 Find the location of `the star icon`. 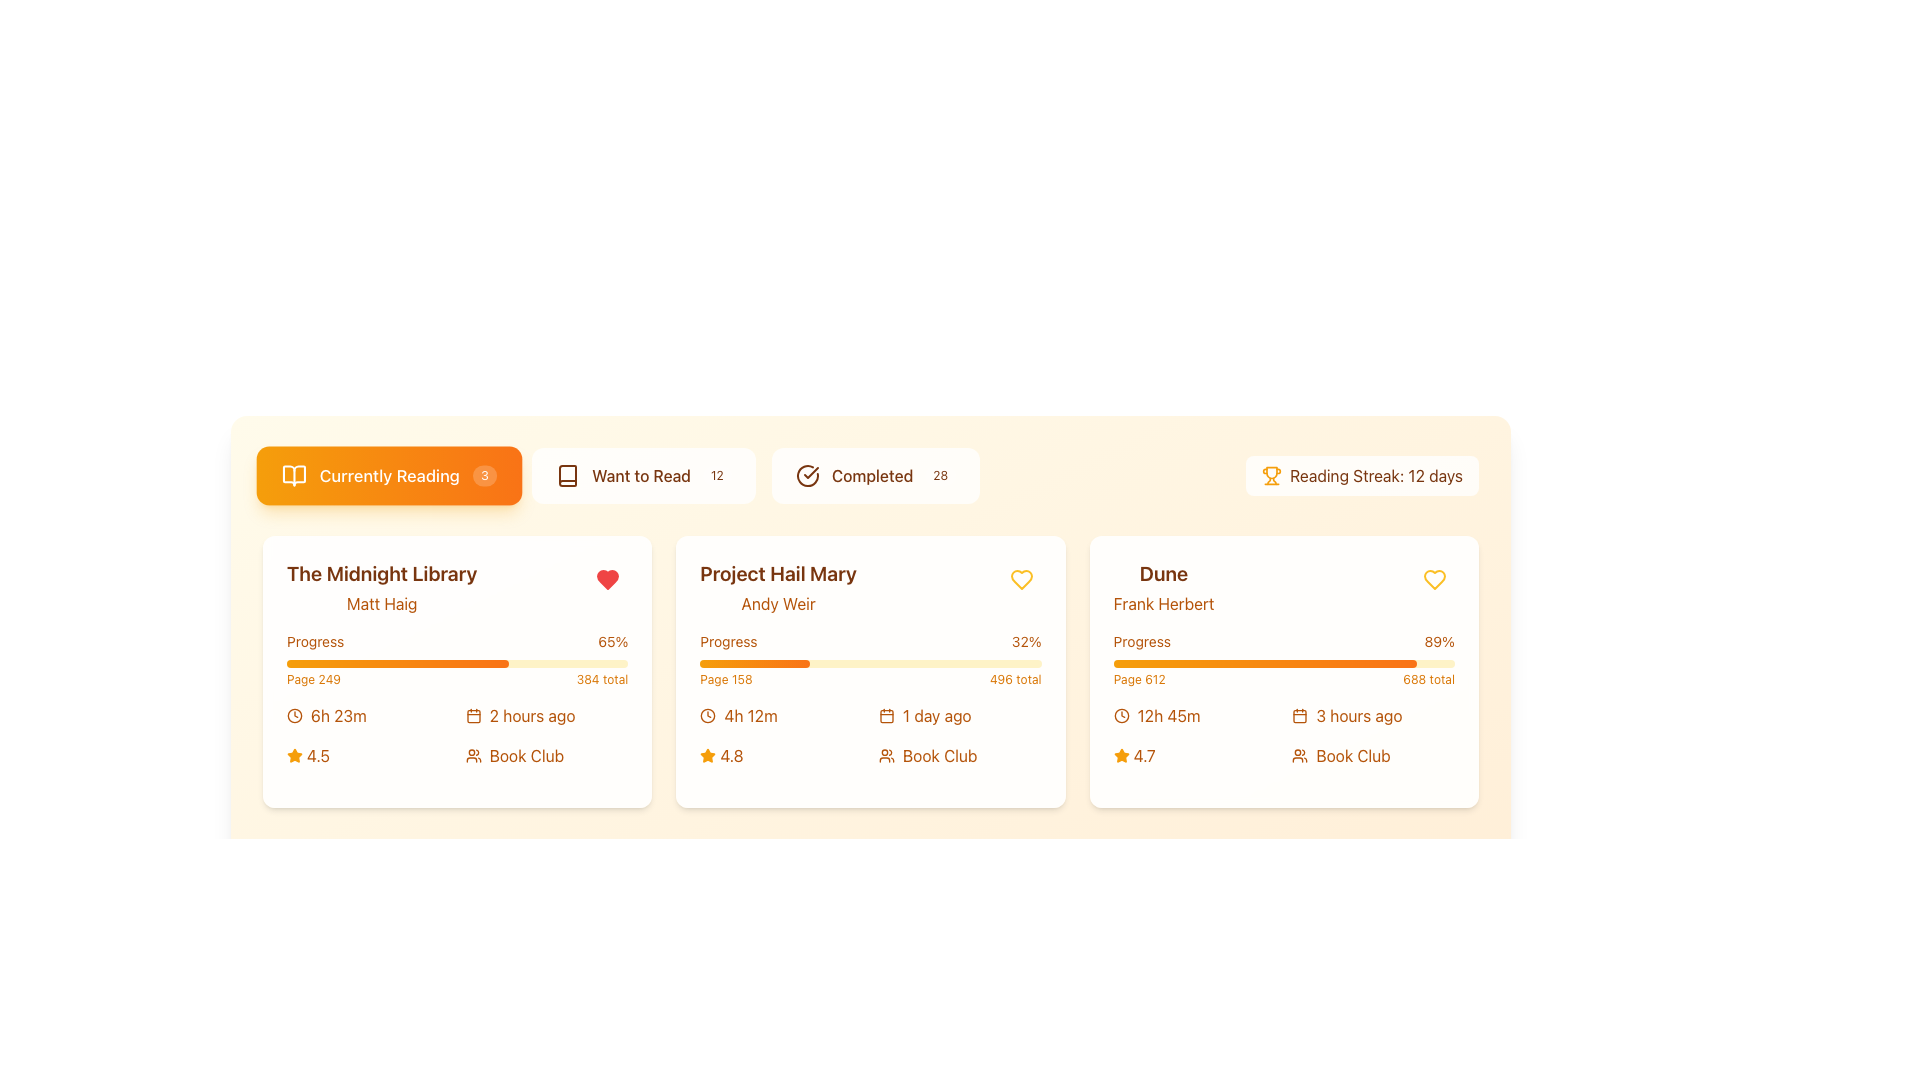

the star icon is located at coordinates (1121, 756).